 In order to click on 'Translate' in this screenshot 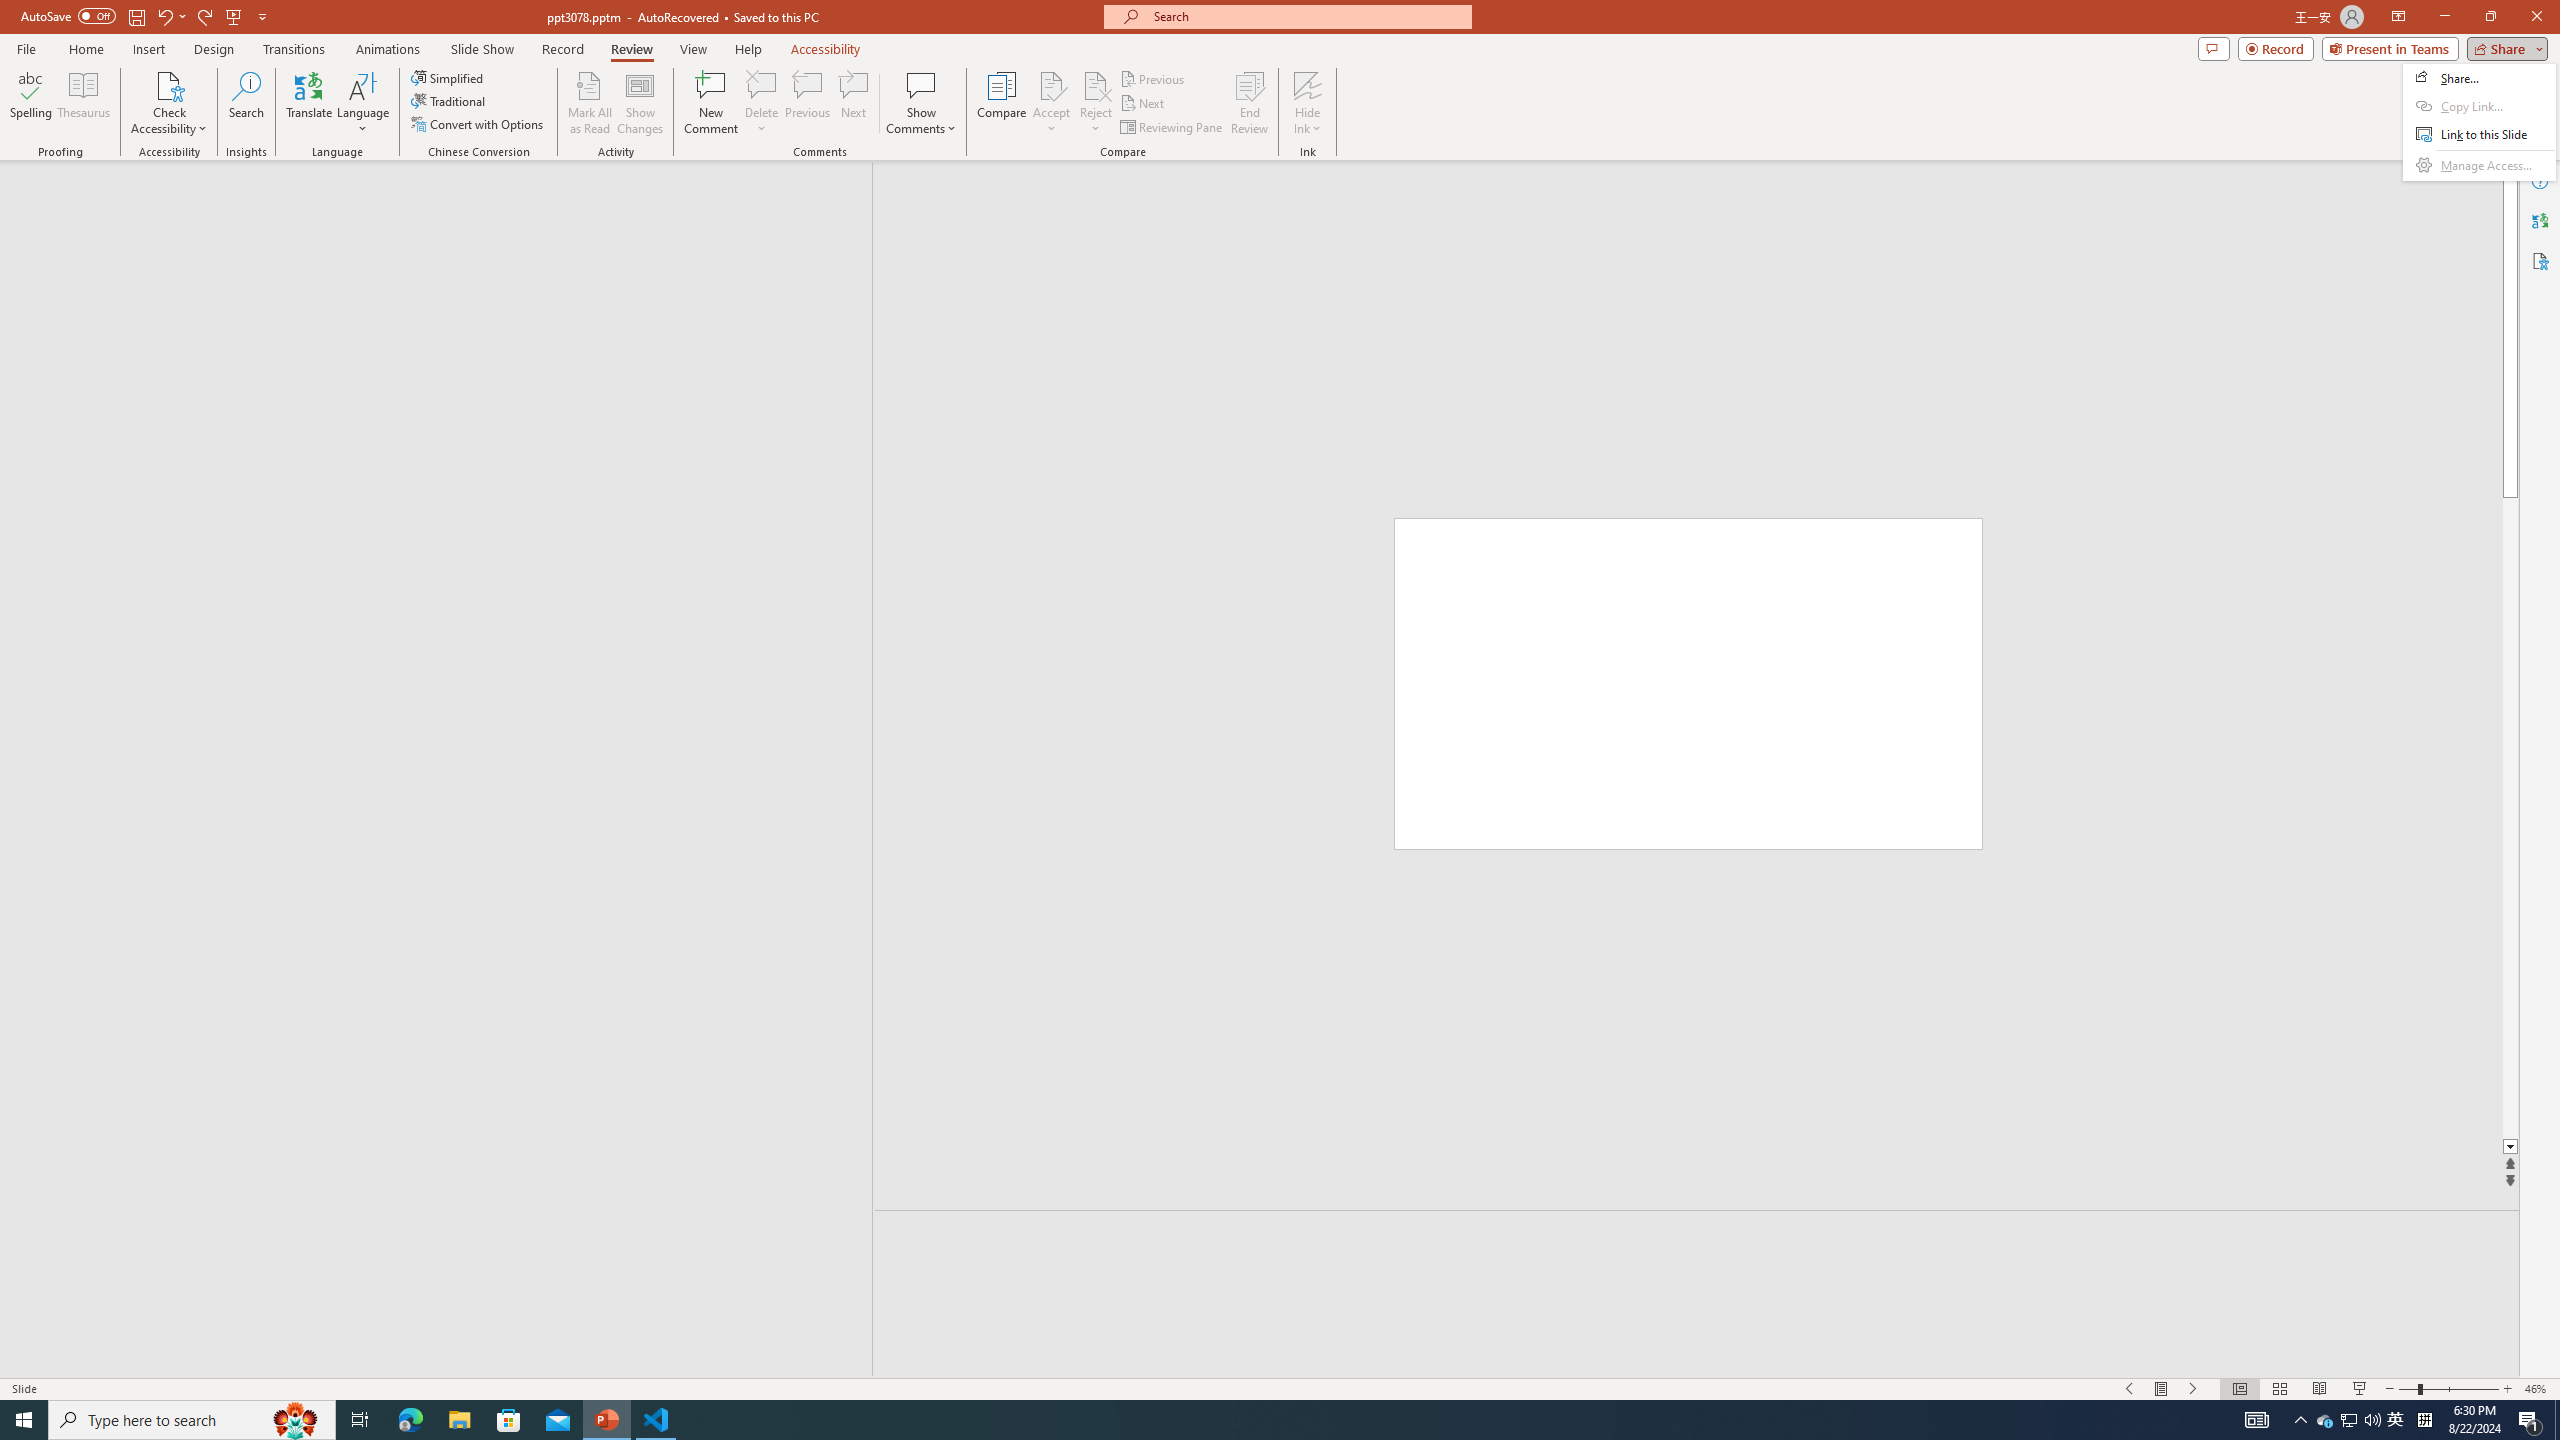, I will do `click(309, 103)`.